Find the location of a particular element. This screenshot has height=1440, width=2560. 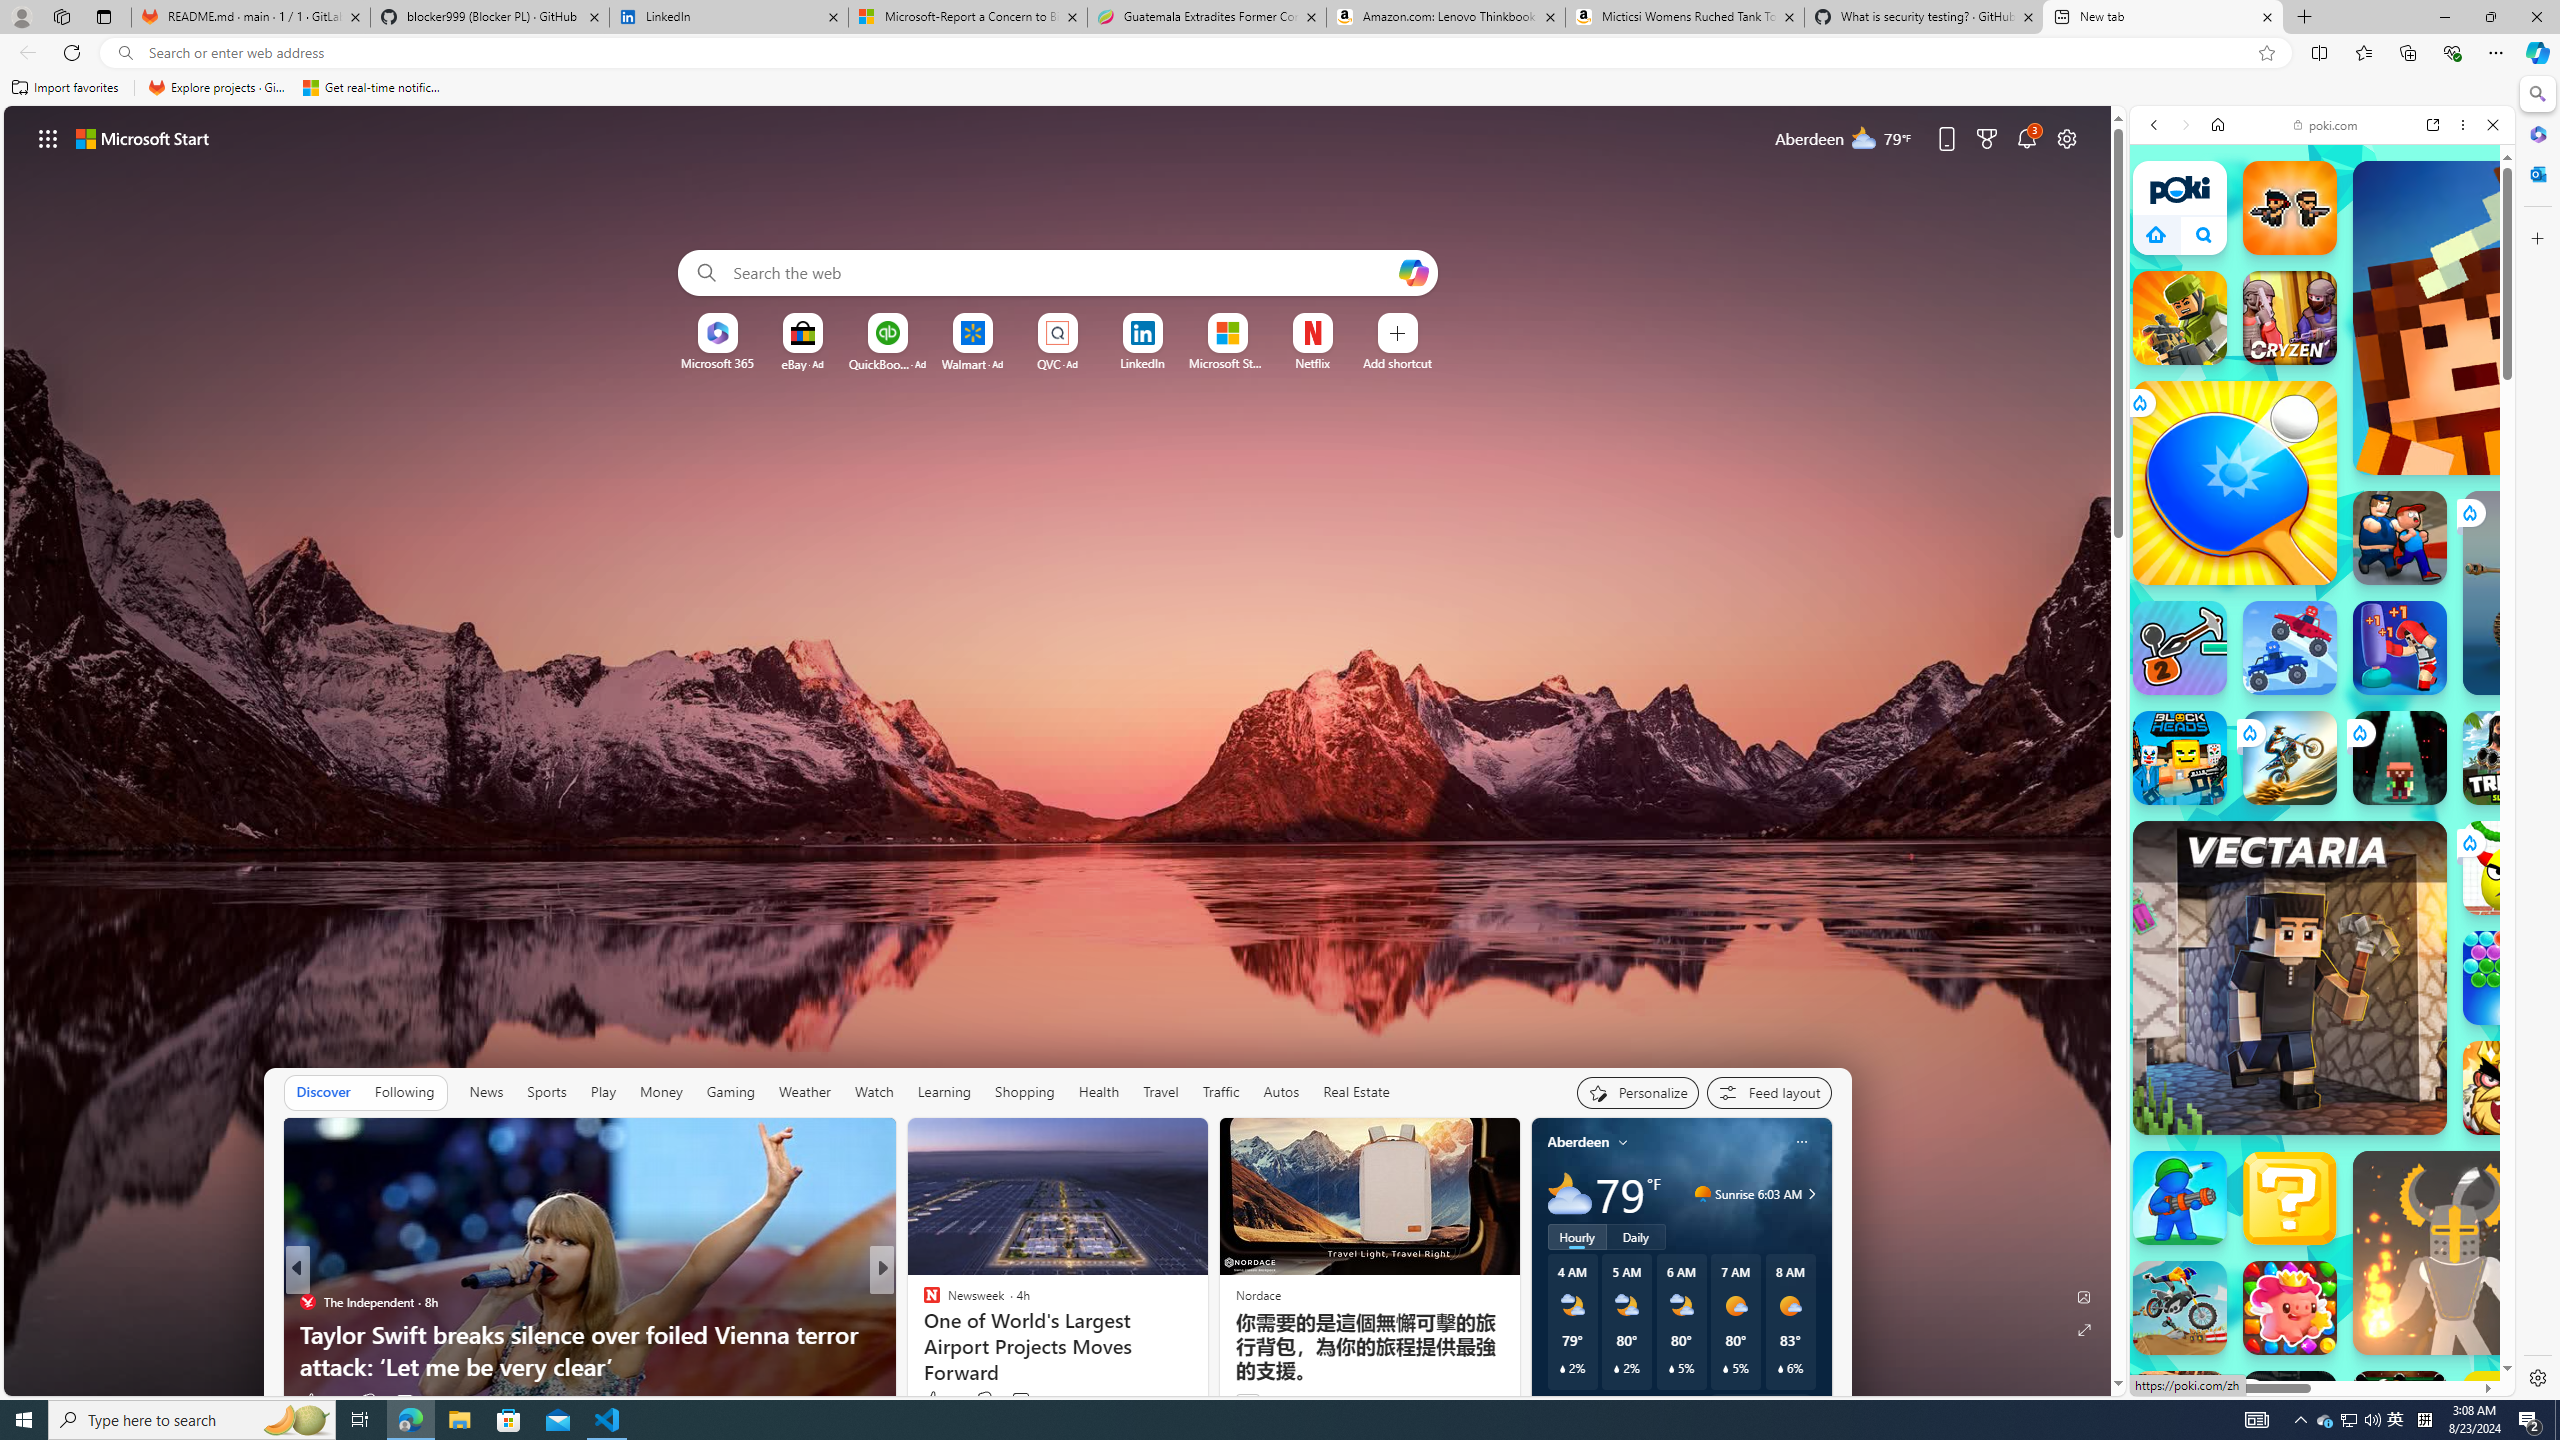

'My location' is located at coordinates (1622, 1141).